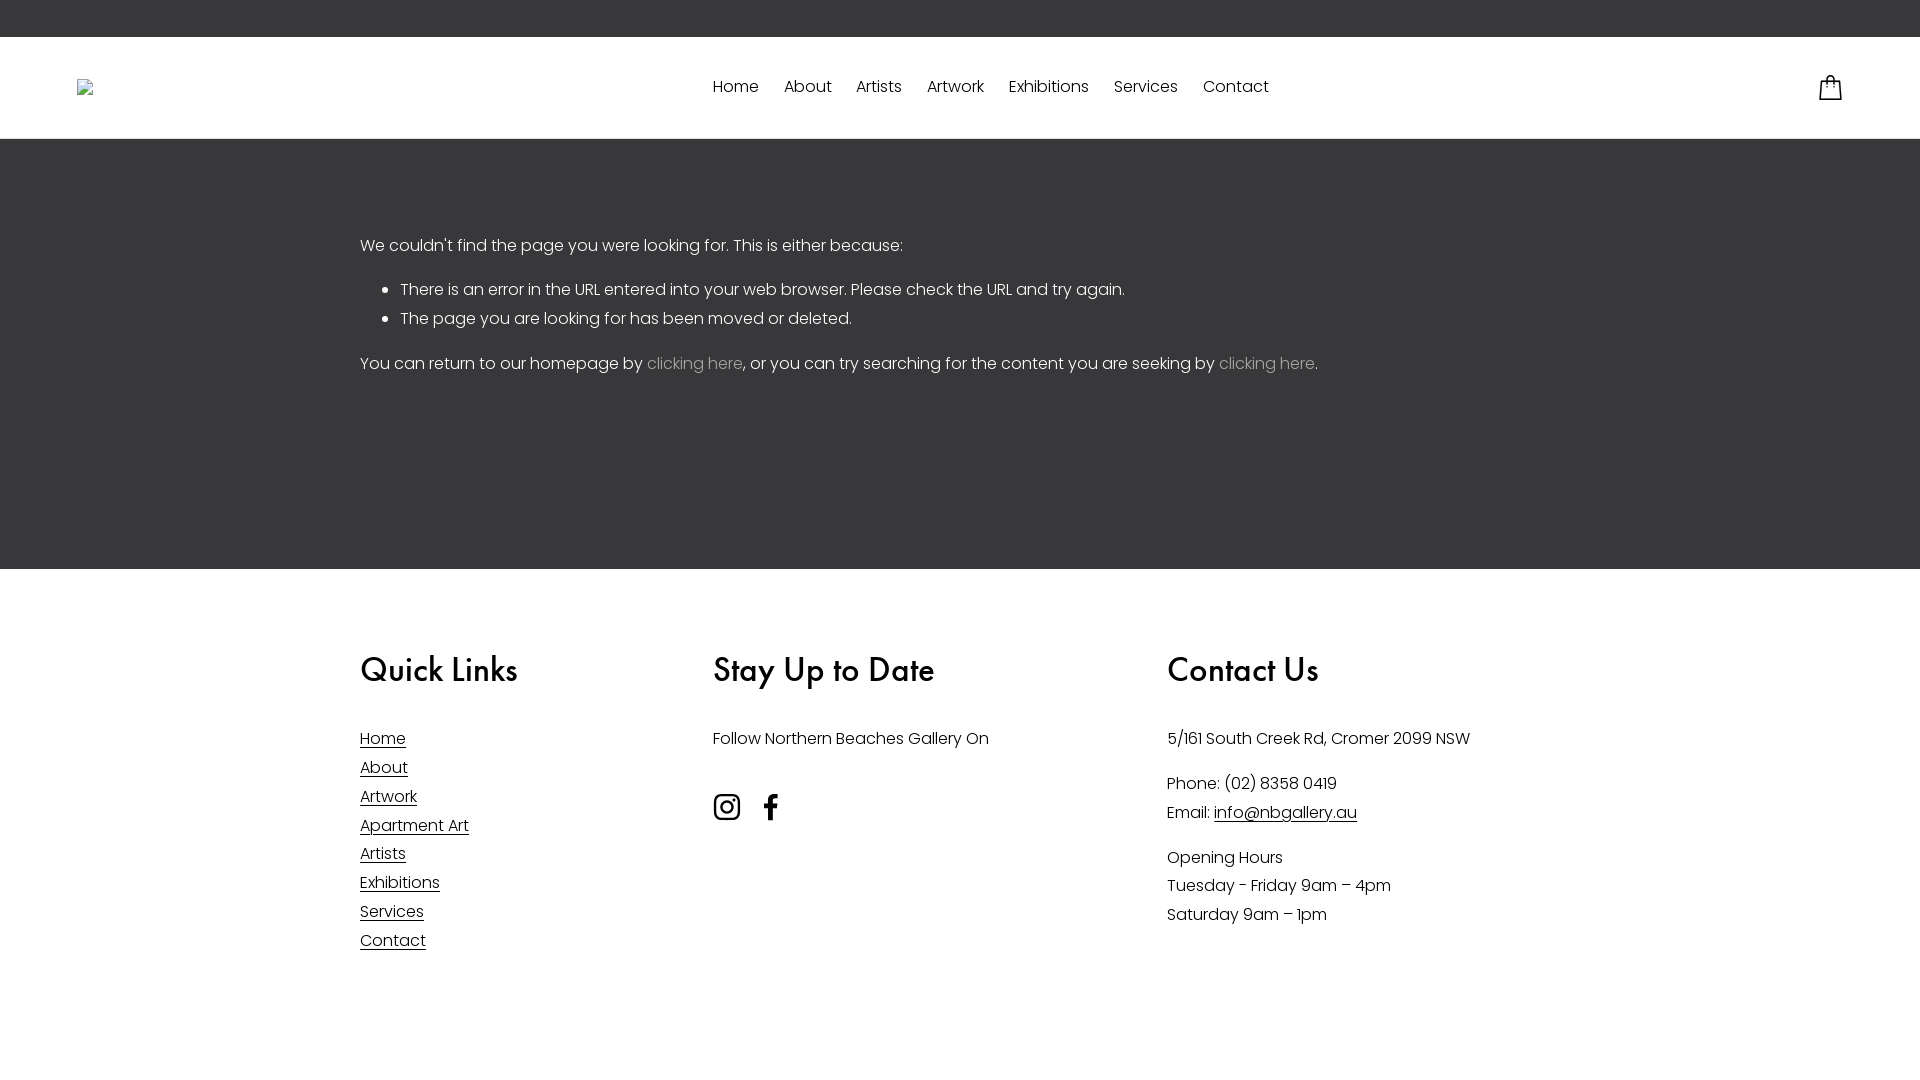 Image resolution: width=1920 pixels, height=1080 pixels. What do you see at coordinates (392, 912) in the screenshot?
I see `'Services'` at bounding box center [392, 912].